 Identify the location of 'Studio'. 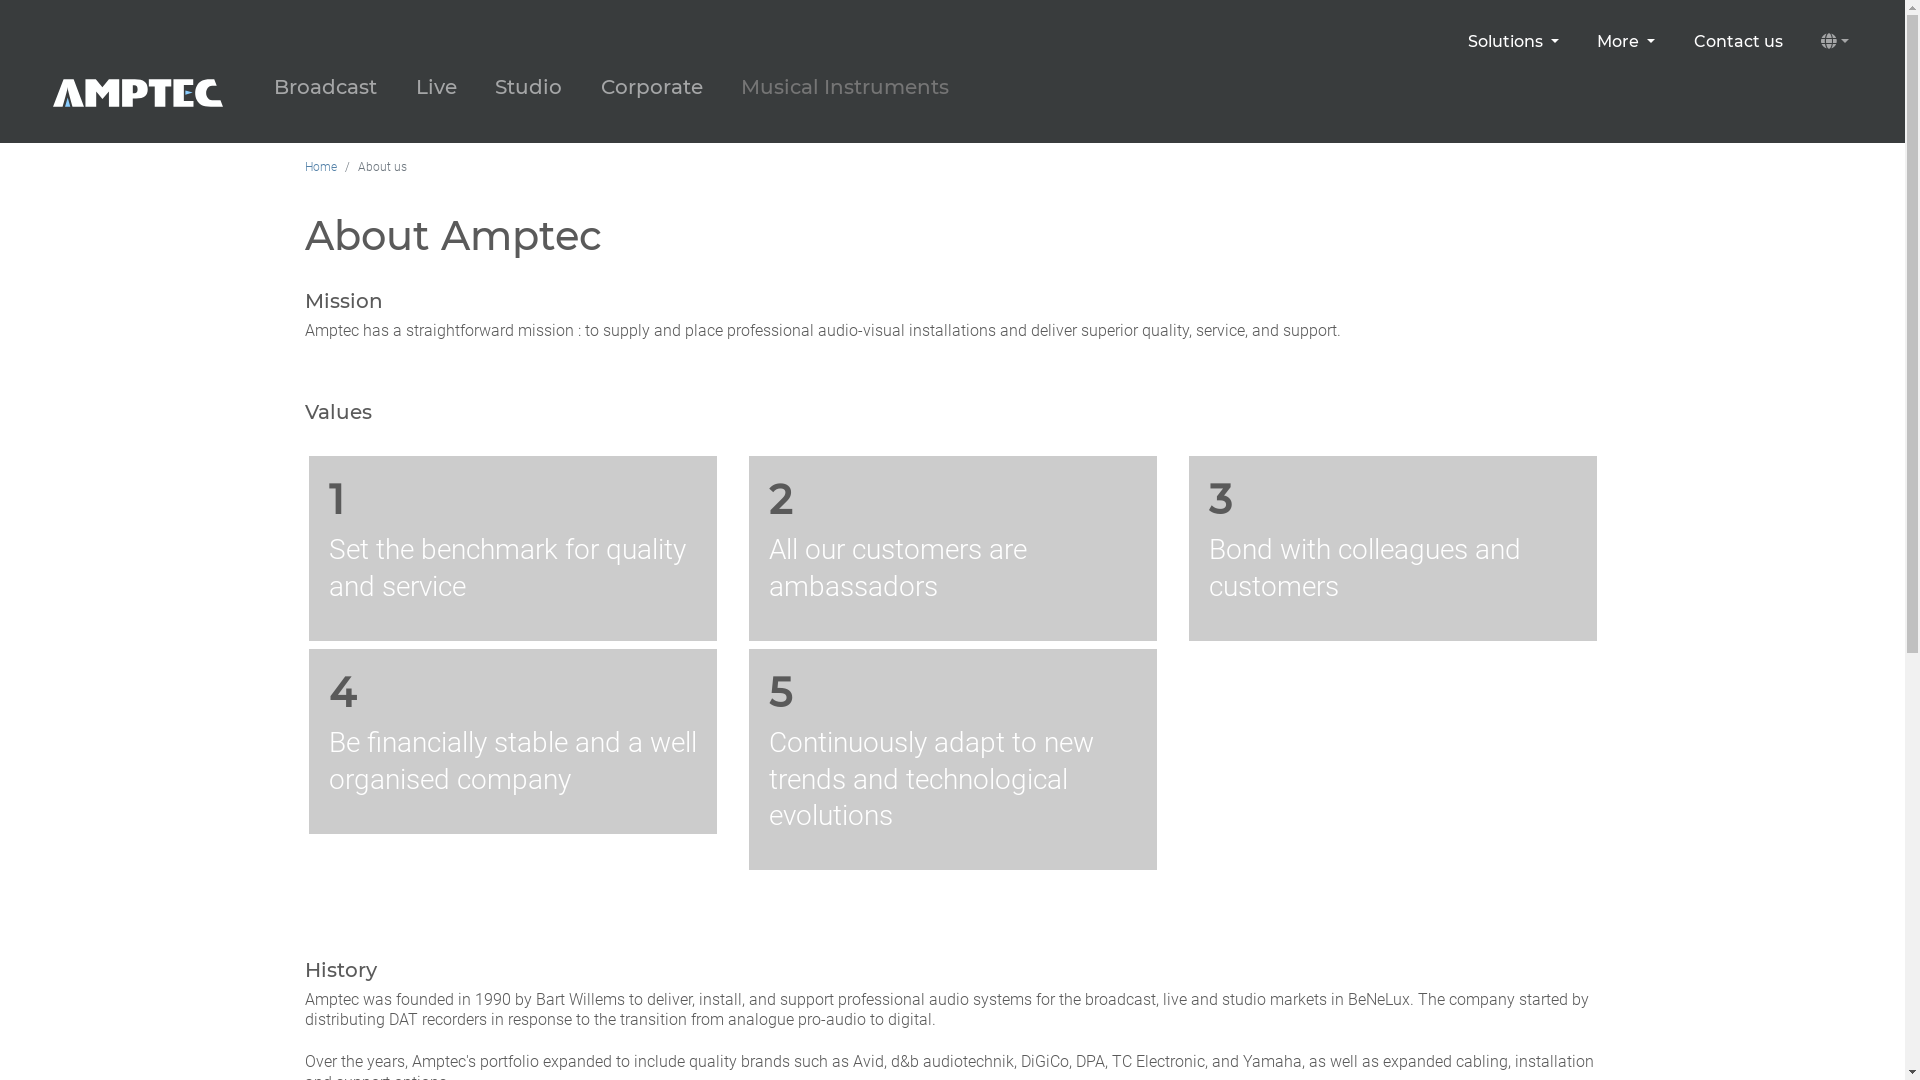
(528, 87).